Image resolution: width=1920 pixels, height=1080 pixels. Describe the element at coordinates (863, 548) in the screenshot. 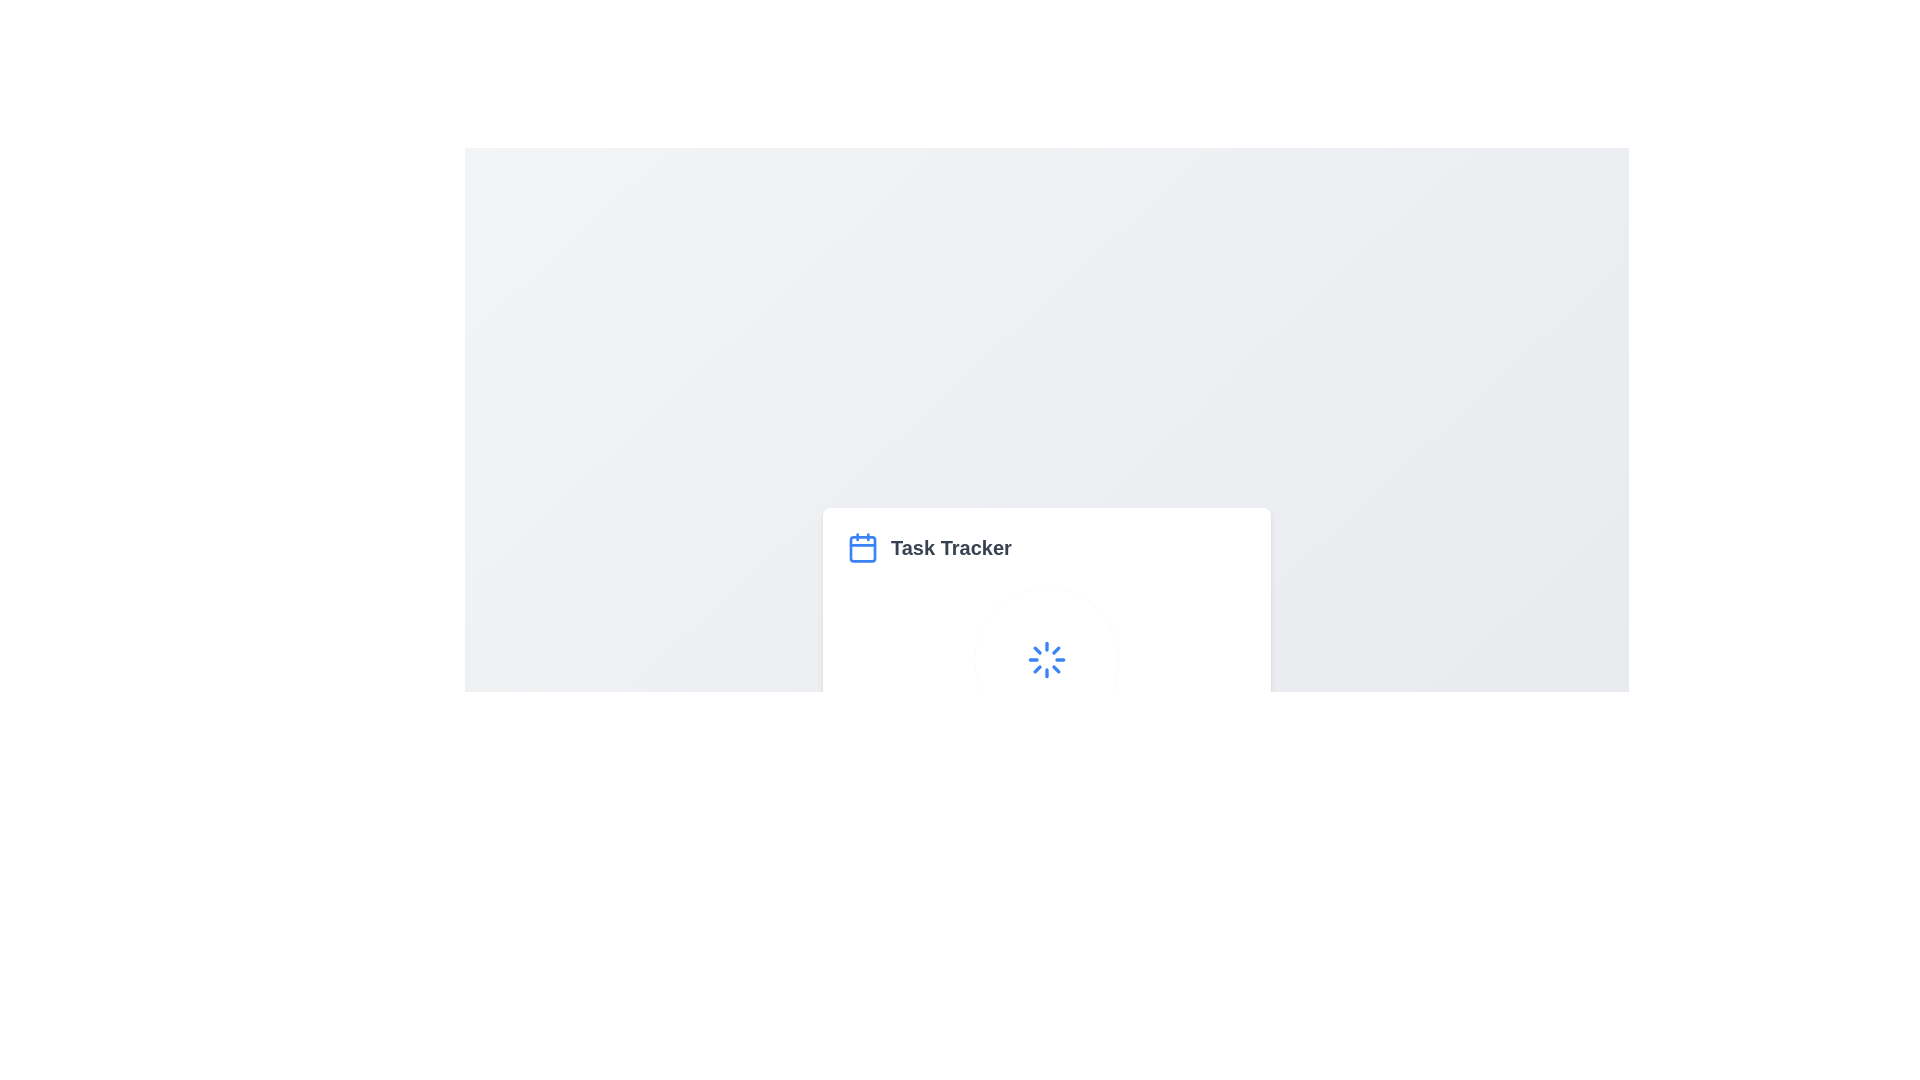

I see `the rectangular section within the calendar icon` at that location.